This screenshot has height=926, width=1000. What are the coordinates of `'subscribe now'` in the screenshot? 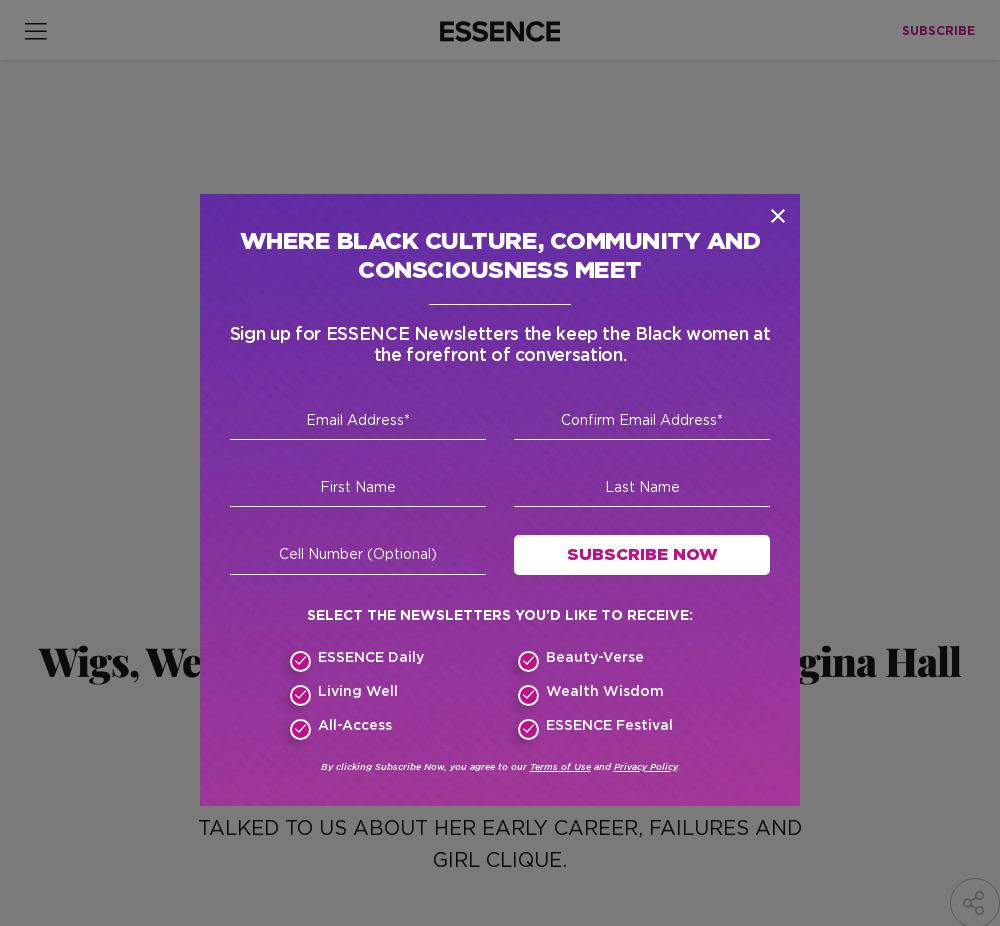 It's located at (710, 654).